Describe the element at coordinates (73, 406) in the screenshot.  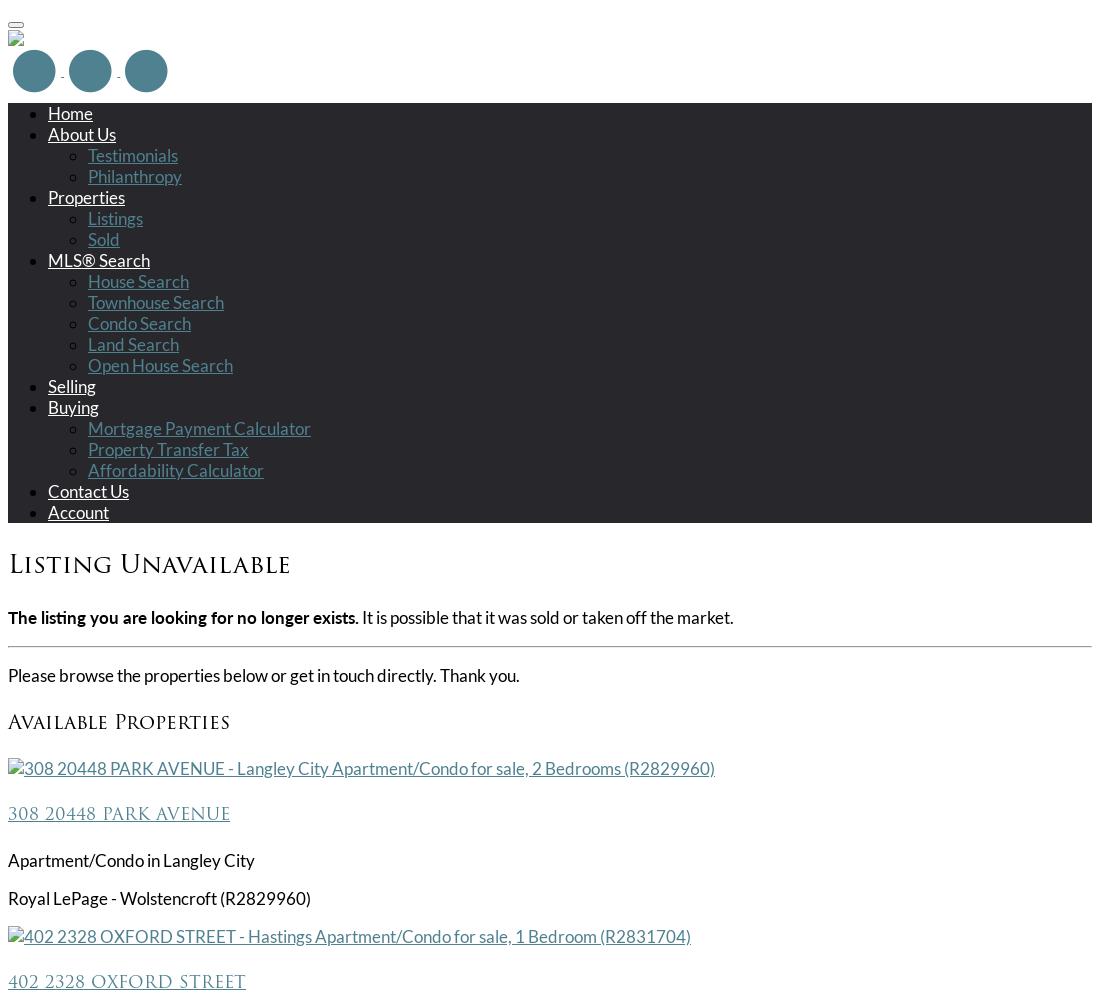
I see `'Buying'` at that location.